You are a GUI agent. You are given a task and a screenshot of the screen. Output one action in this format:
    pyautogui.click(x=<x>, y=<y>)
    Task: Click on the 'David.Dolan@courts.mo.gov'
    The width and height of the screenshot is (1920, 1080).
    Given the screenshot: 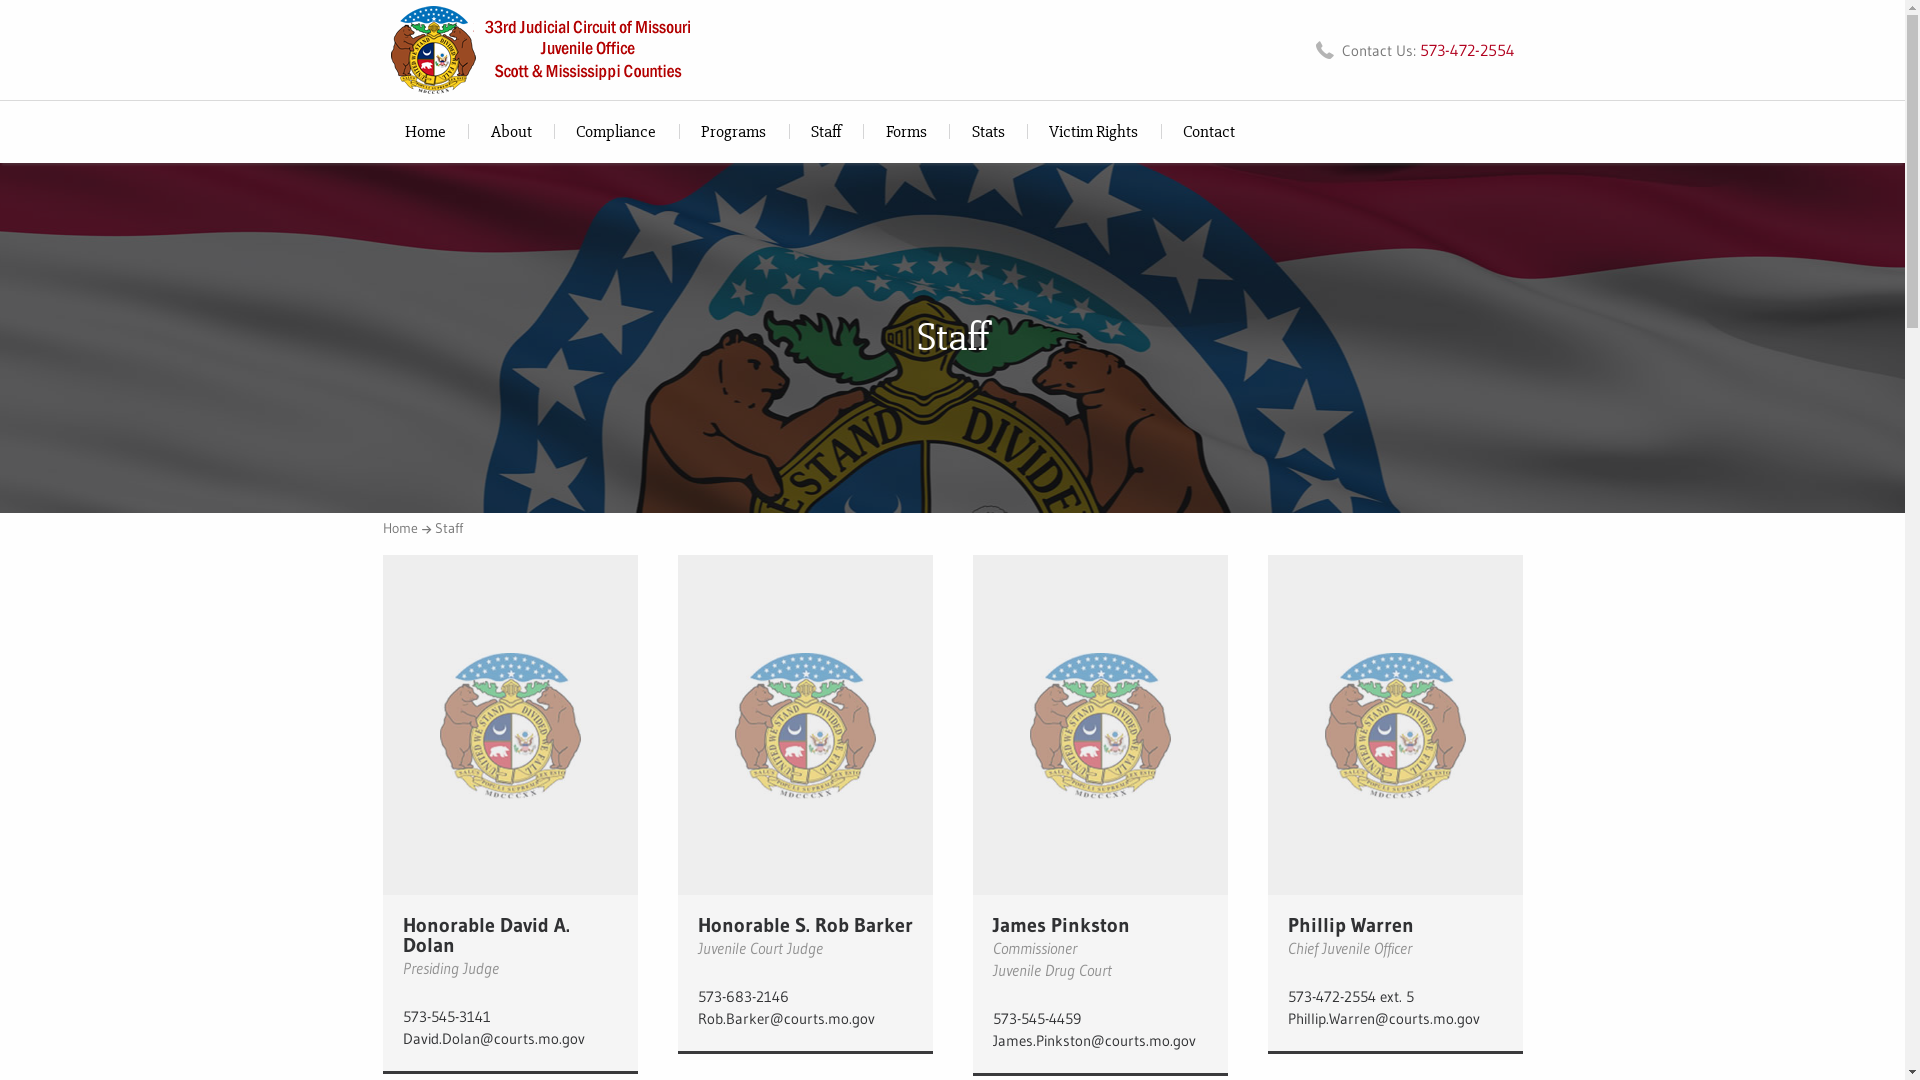 What is the action you would take?
    pyautogui.click(x=509, y=1038)
    